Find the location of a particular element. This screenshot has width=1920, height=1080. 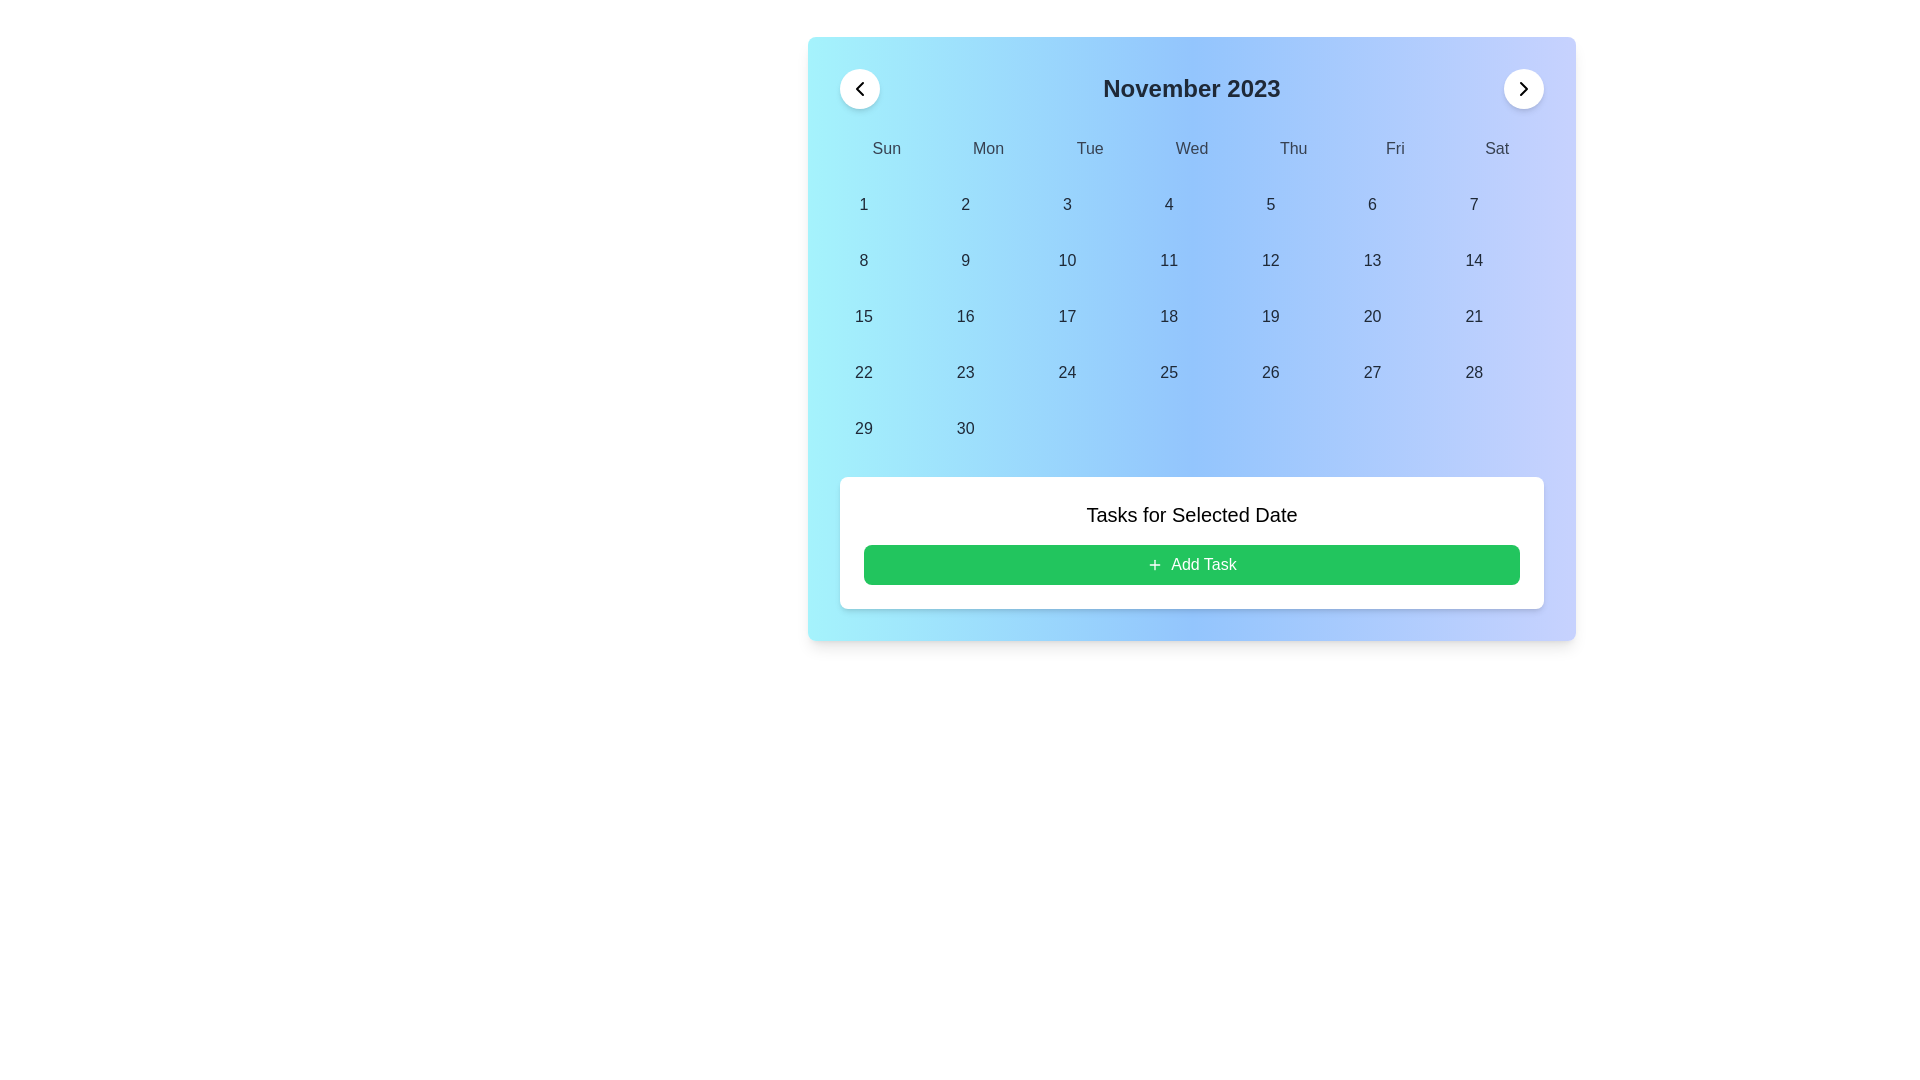

the label displaying 'Fri' is located at coordinates (1394, 148).